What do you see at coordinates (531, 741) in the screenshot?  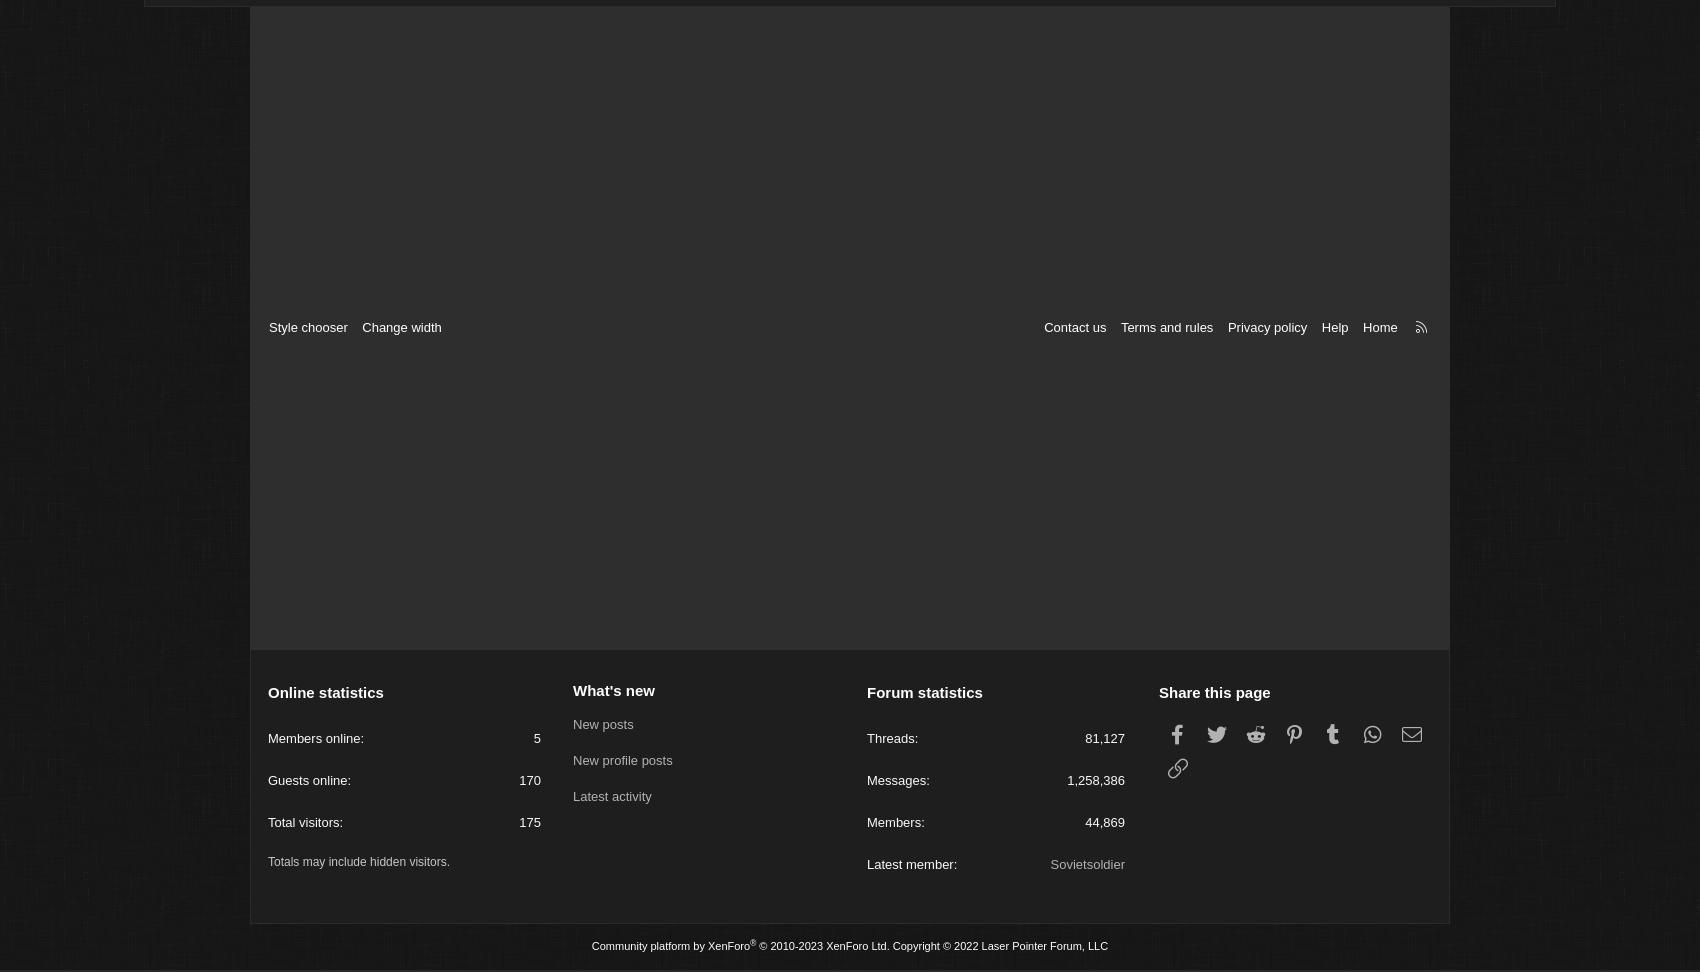 I see `'5'` at bounding box center [531, 741].